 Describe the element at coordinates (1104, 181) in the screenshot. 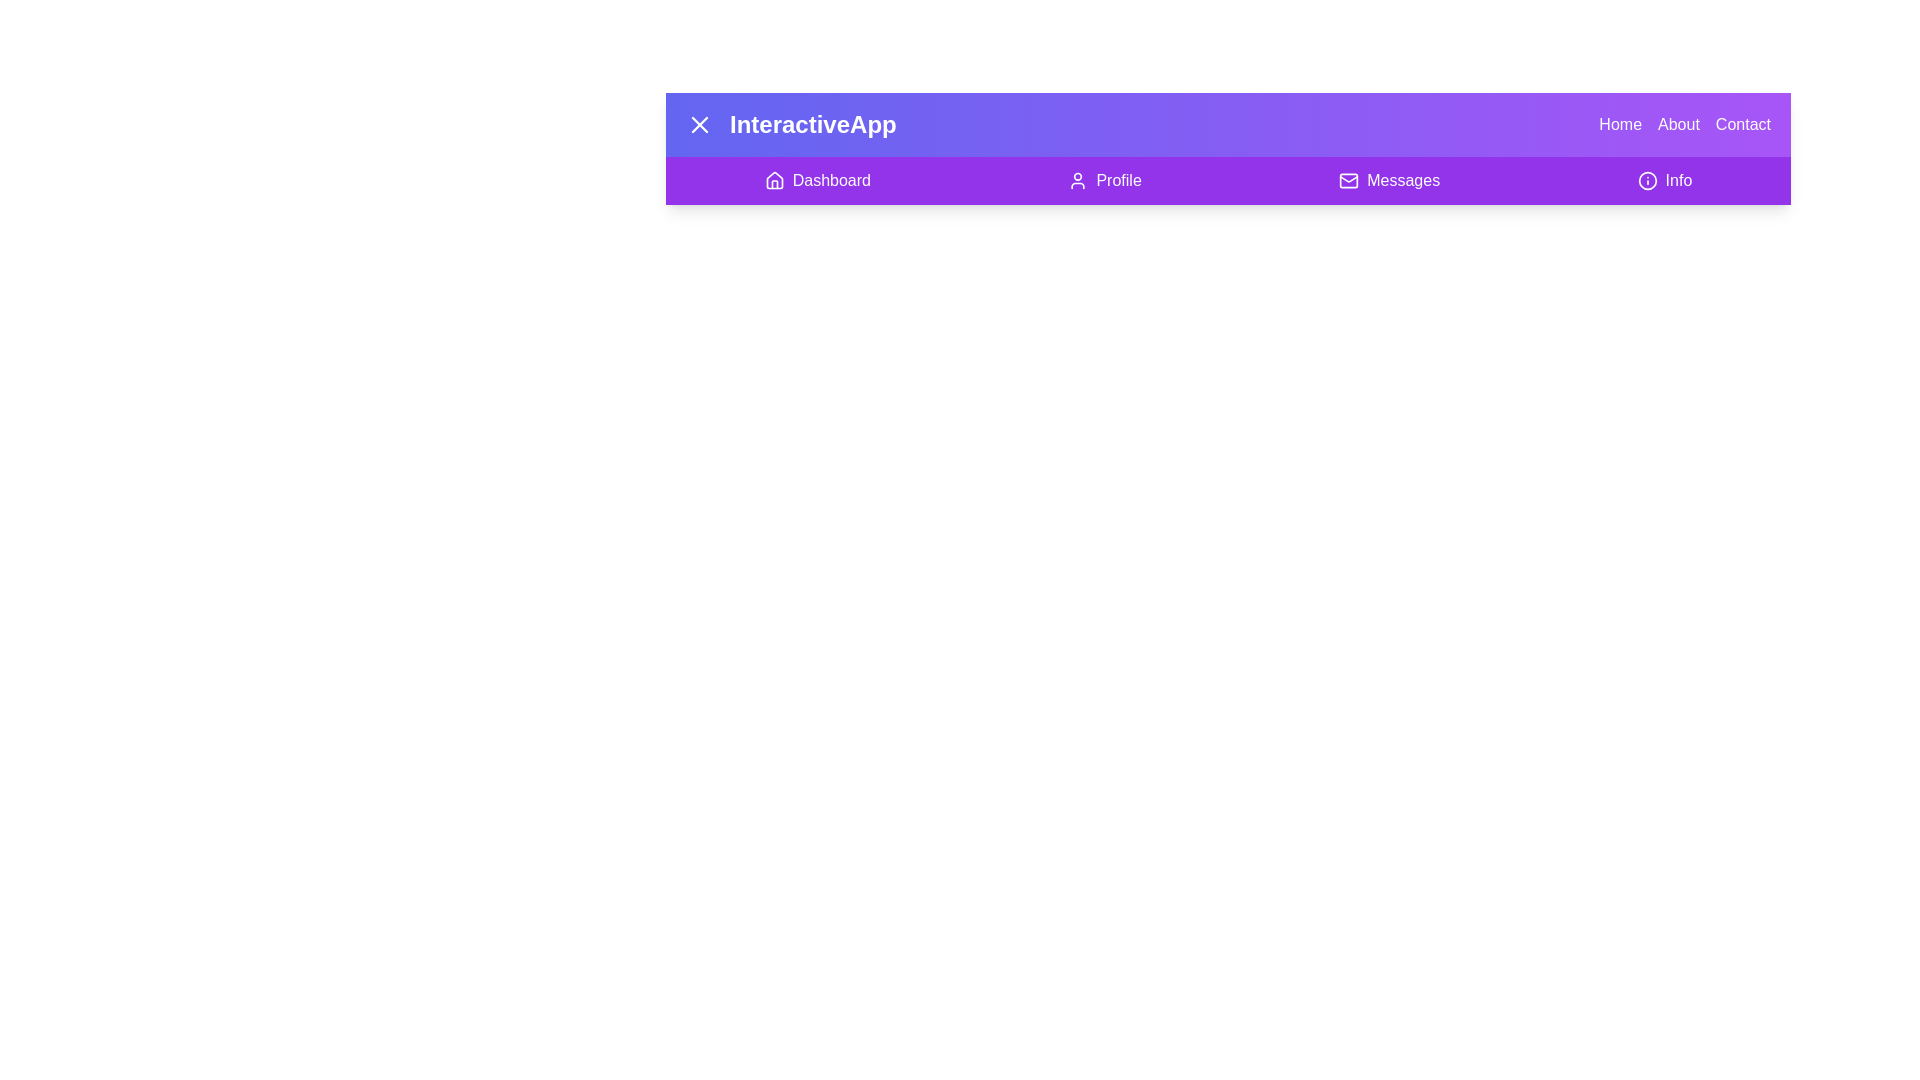

I see `the button labeled Profile to observe its hover effect` at that location.